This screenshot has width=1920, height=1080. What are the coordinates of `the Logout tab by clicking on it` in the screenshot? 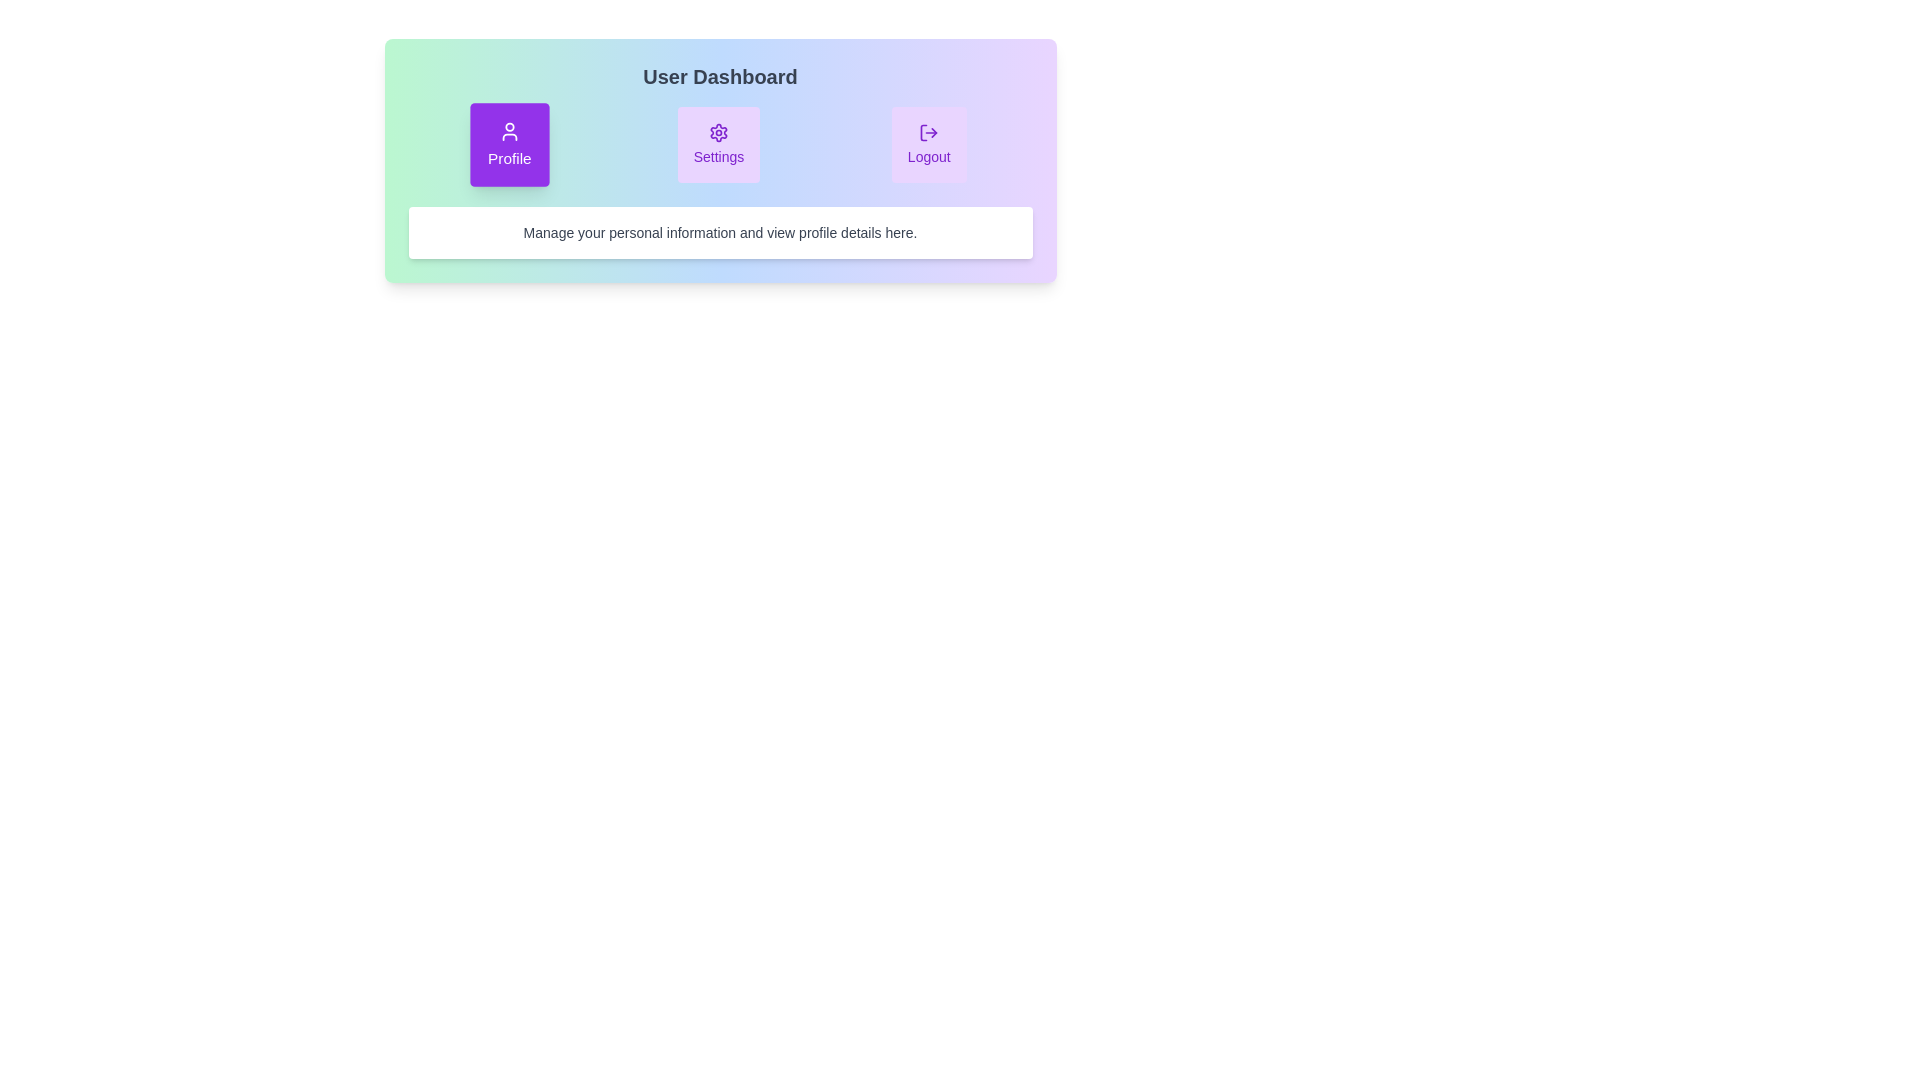 It's located at (928, 144).